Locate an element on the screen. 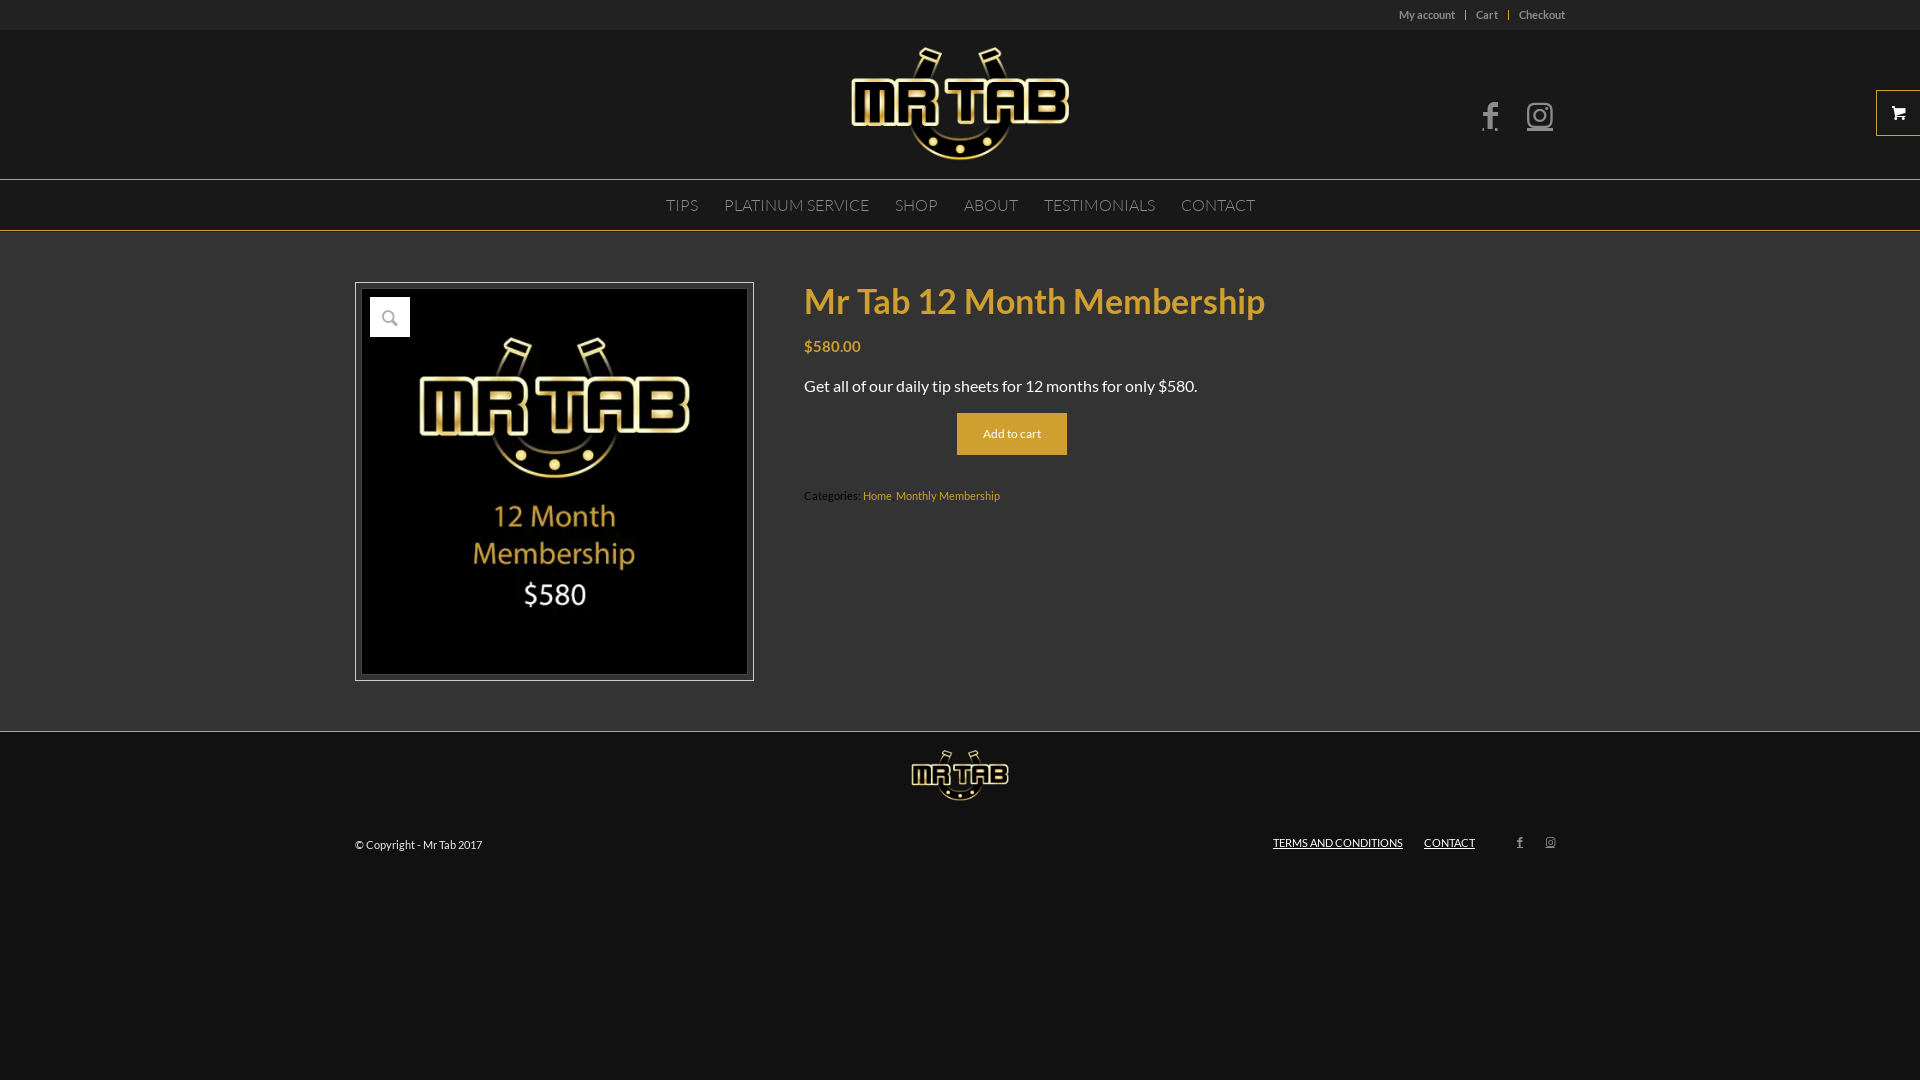  'TERMS AND CONDITIONS' is located at coordinates (1338, 842).